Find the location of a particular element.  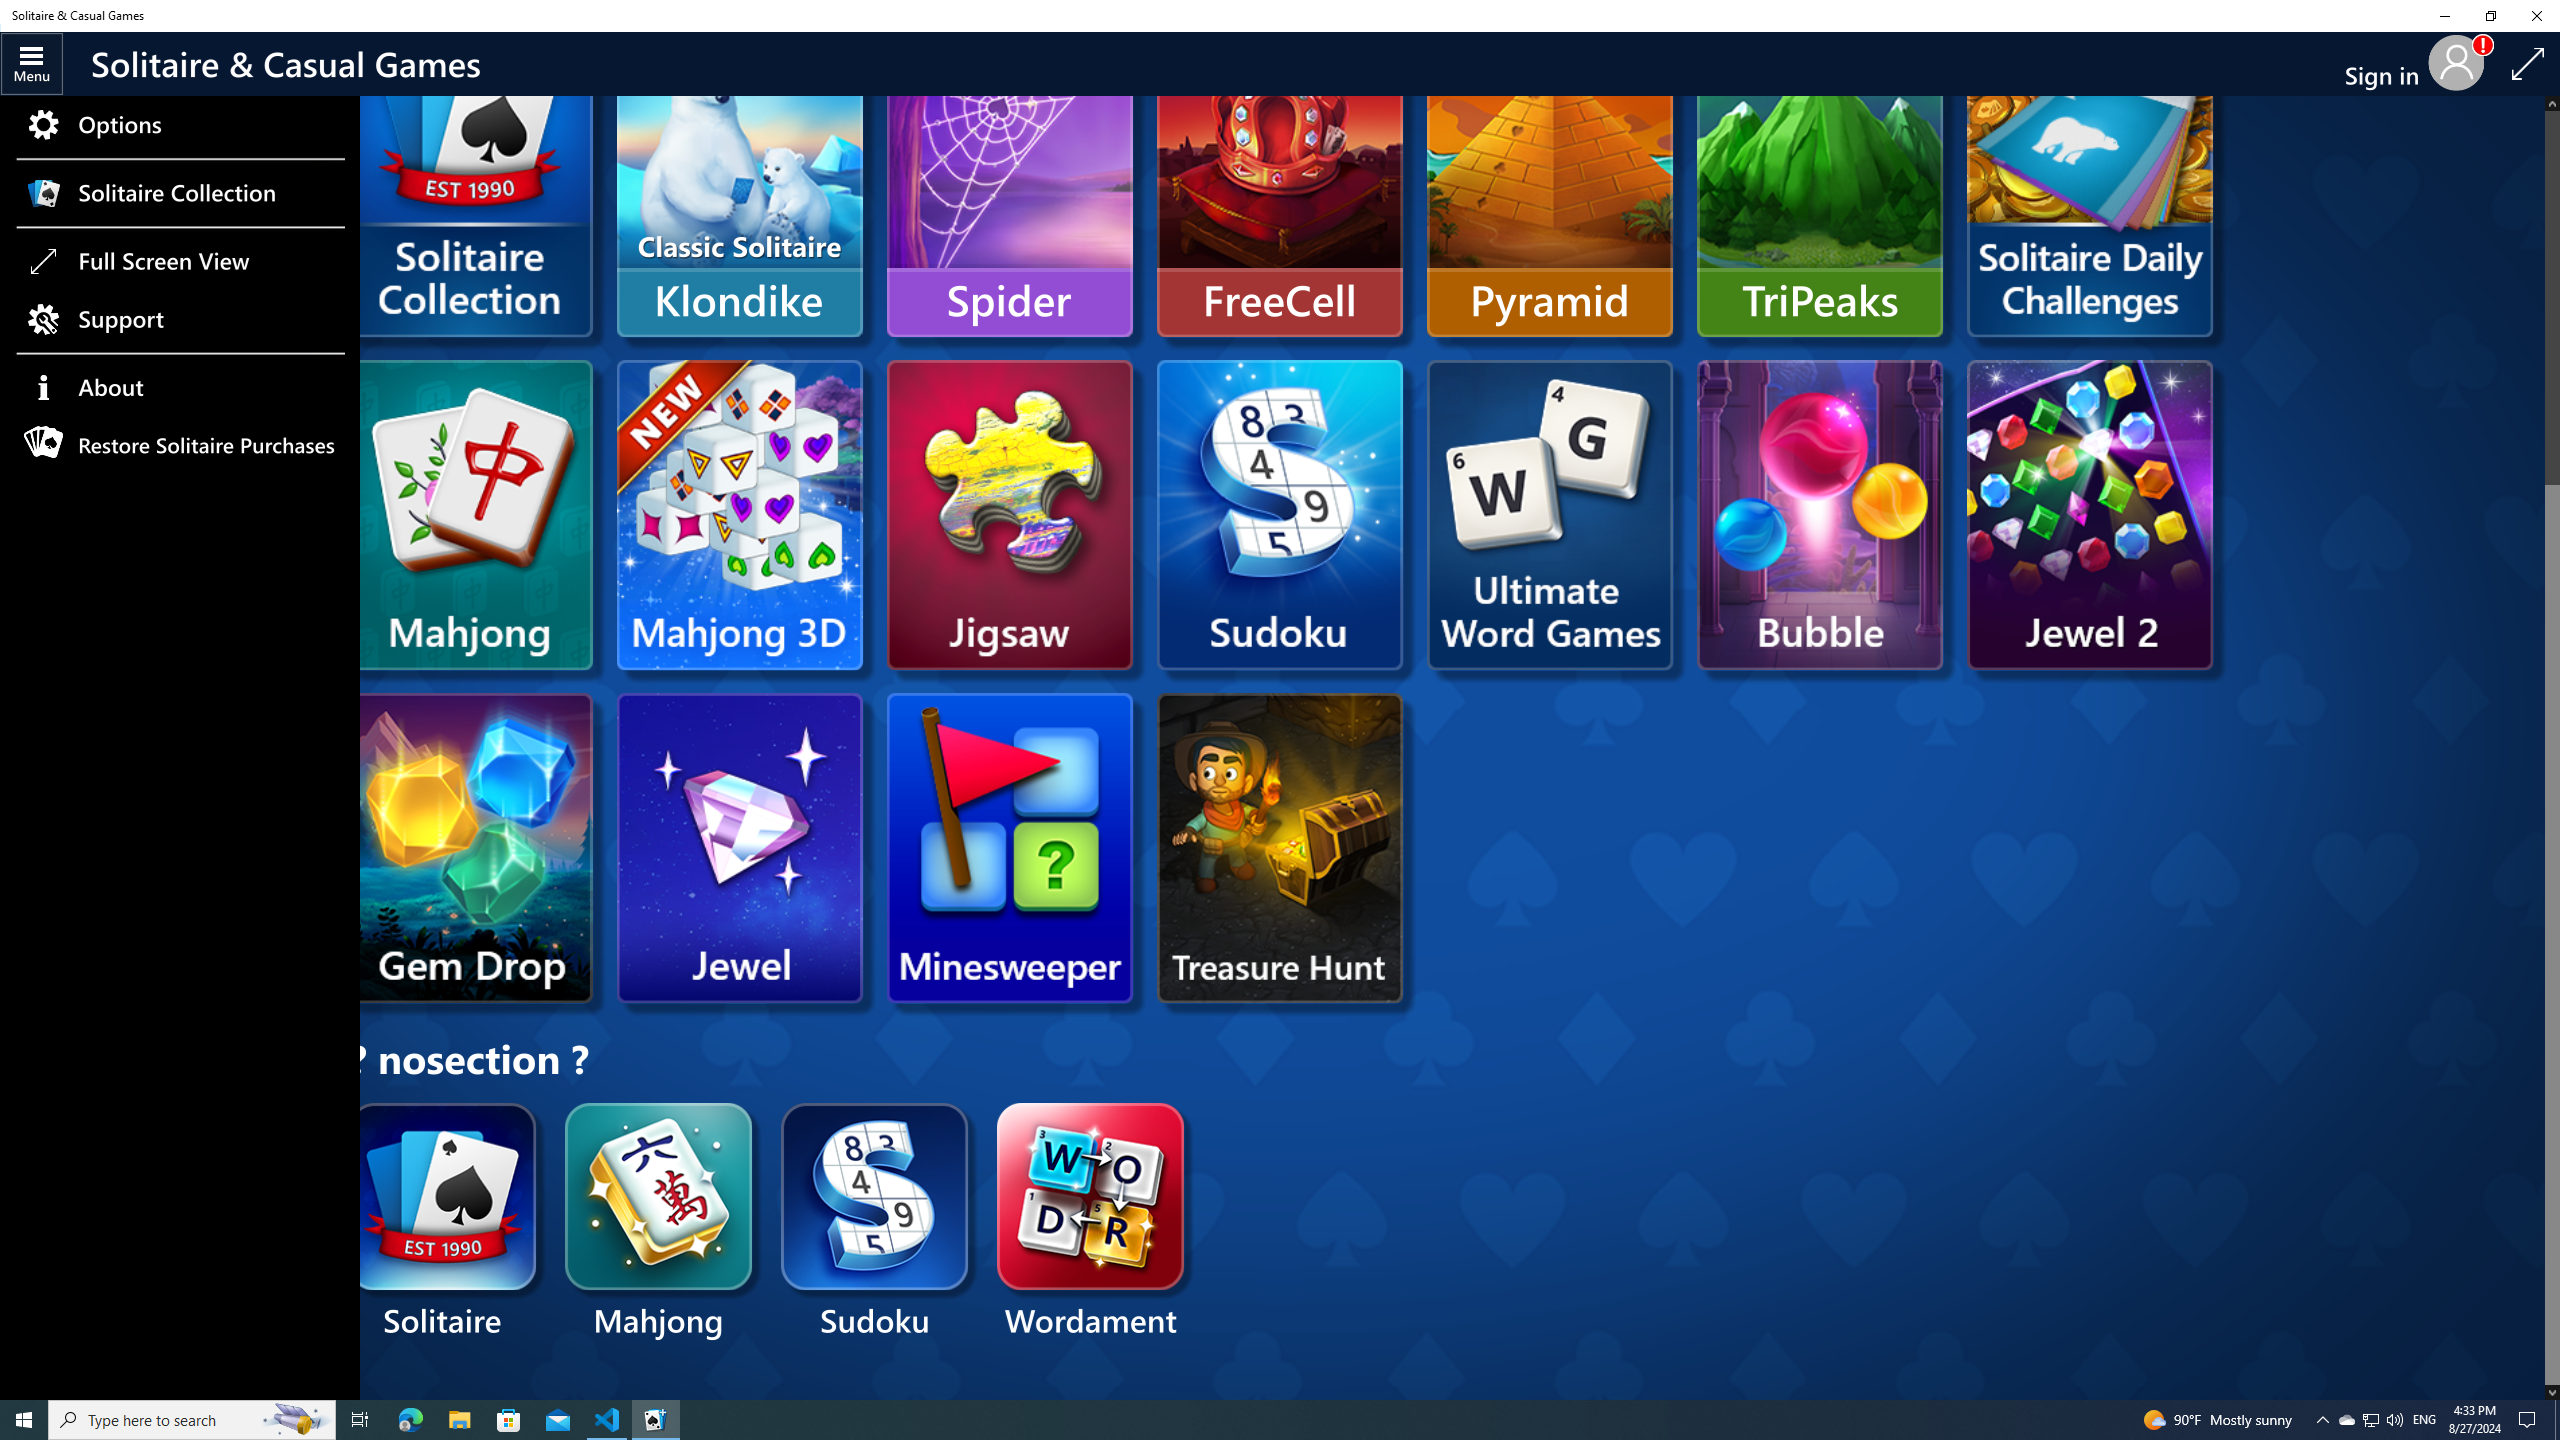

'Microsoft Treasure Hunt' is located at coordinates (1280, 847).